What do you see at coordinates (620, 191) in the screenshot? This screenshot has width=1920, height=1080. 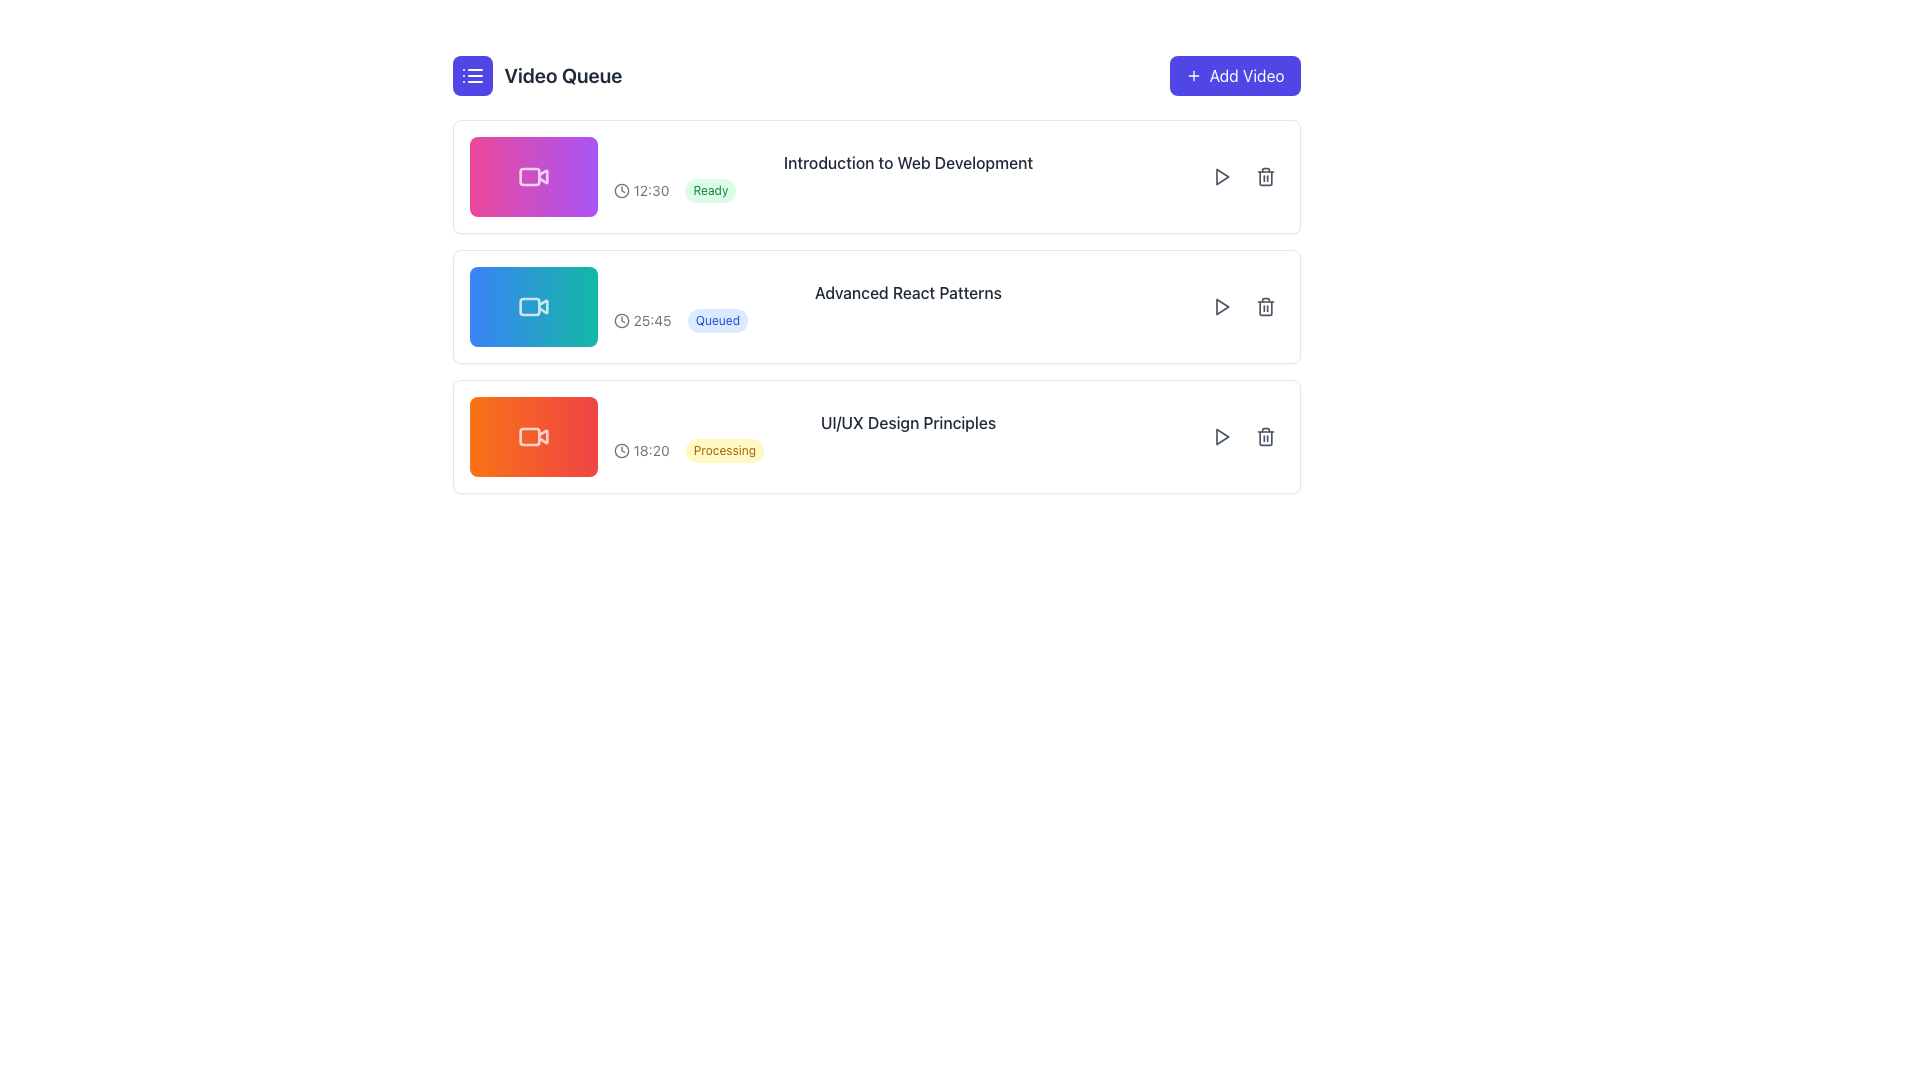 I see `the decorative frame of the clock icon located next to the time duration '12:30' in the 'Introduction to Web Development' video entry` at bounding box center [620, 191].